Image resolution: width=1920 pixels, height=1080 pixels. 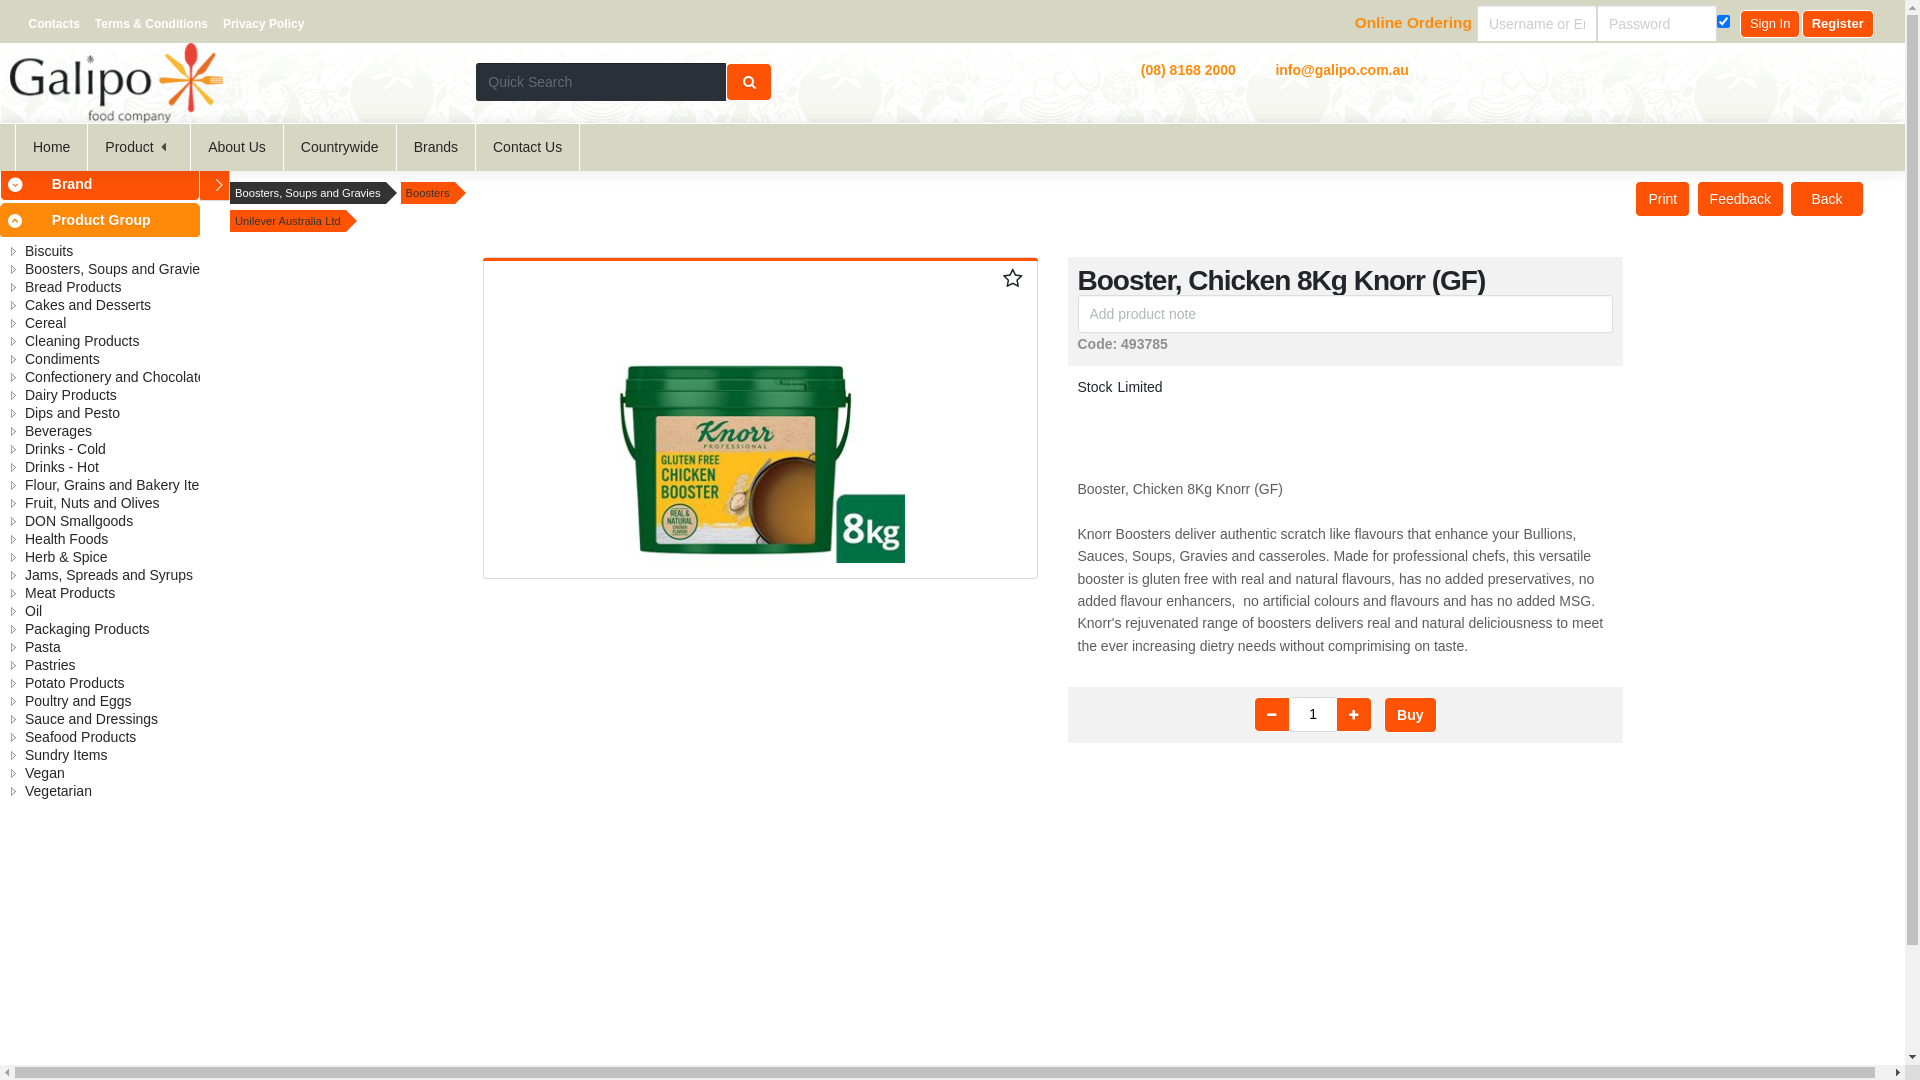 What do you see at coordinates (50, 664) in the screenshot?
I see `'Pastries'` at bounding box center [50, 664].